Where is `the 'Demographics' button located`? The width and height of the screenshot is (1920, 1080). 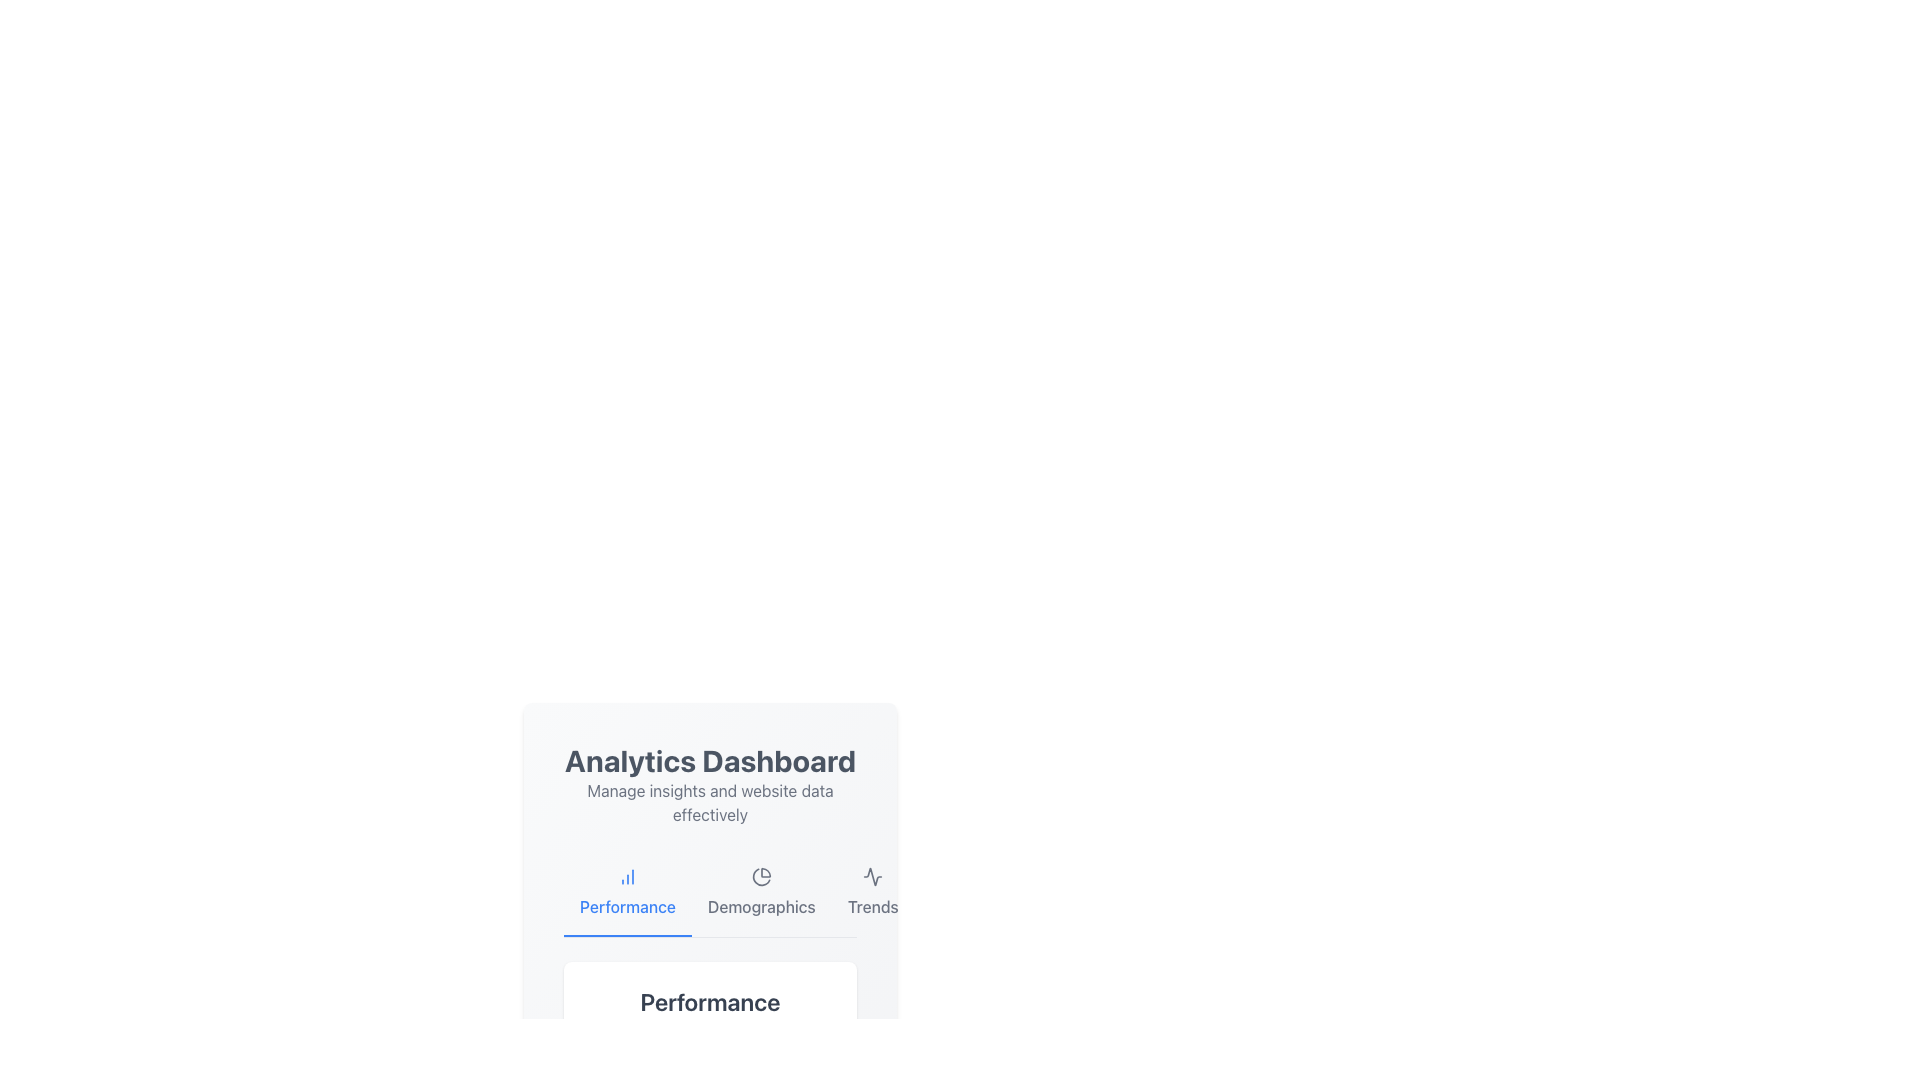 the 'Demographics' button located is located at coordinates (760, 893).